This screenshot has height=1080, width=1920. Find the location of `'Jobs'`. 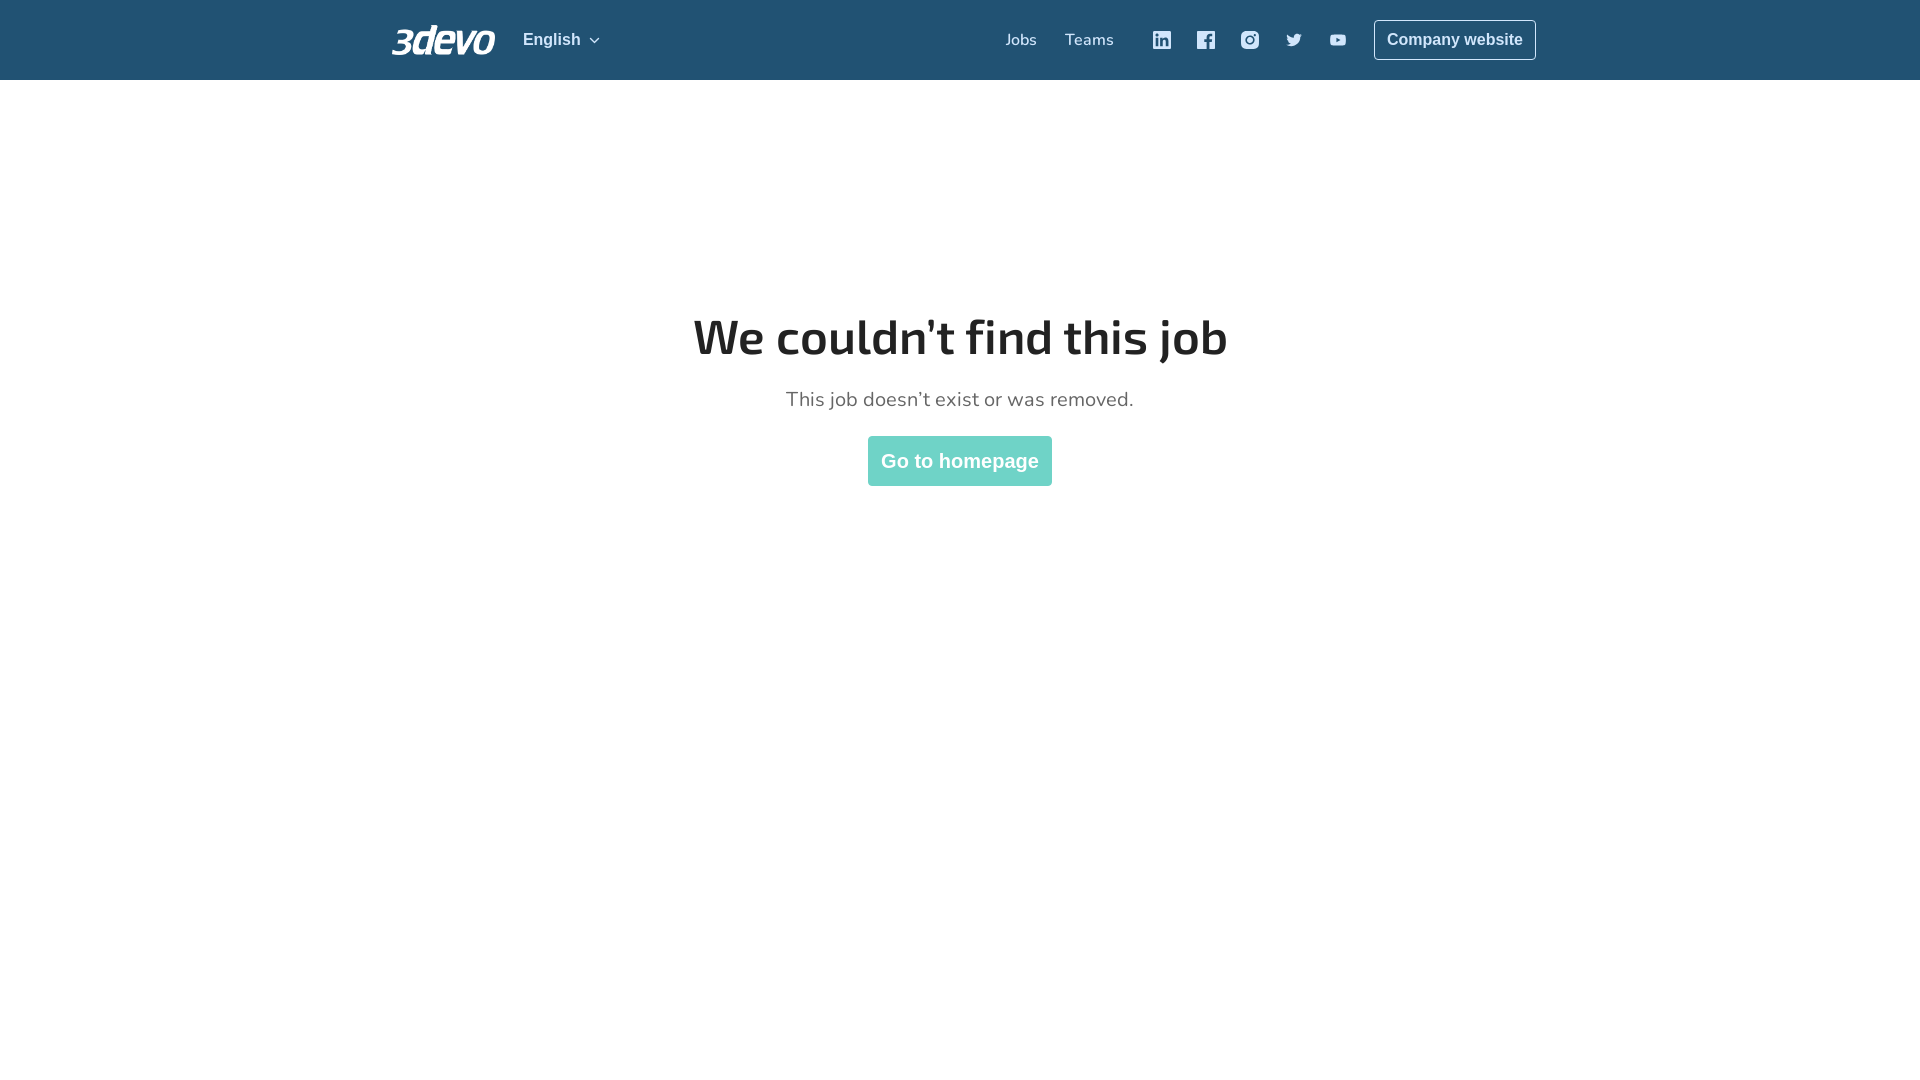

'Jobs' is located at coordinates (1021, 39).